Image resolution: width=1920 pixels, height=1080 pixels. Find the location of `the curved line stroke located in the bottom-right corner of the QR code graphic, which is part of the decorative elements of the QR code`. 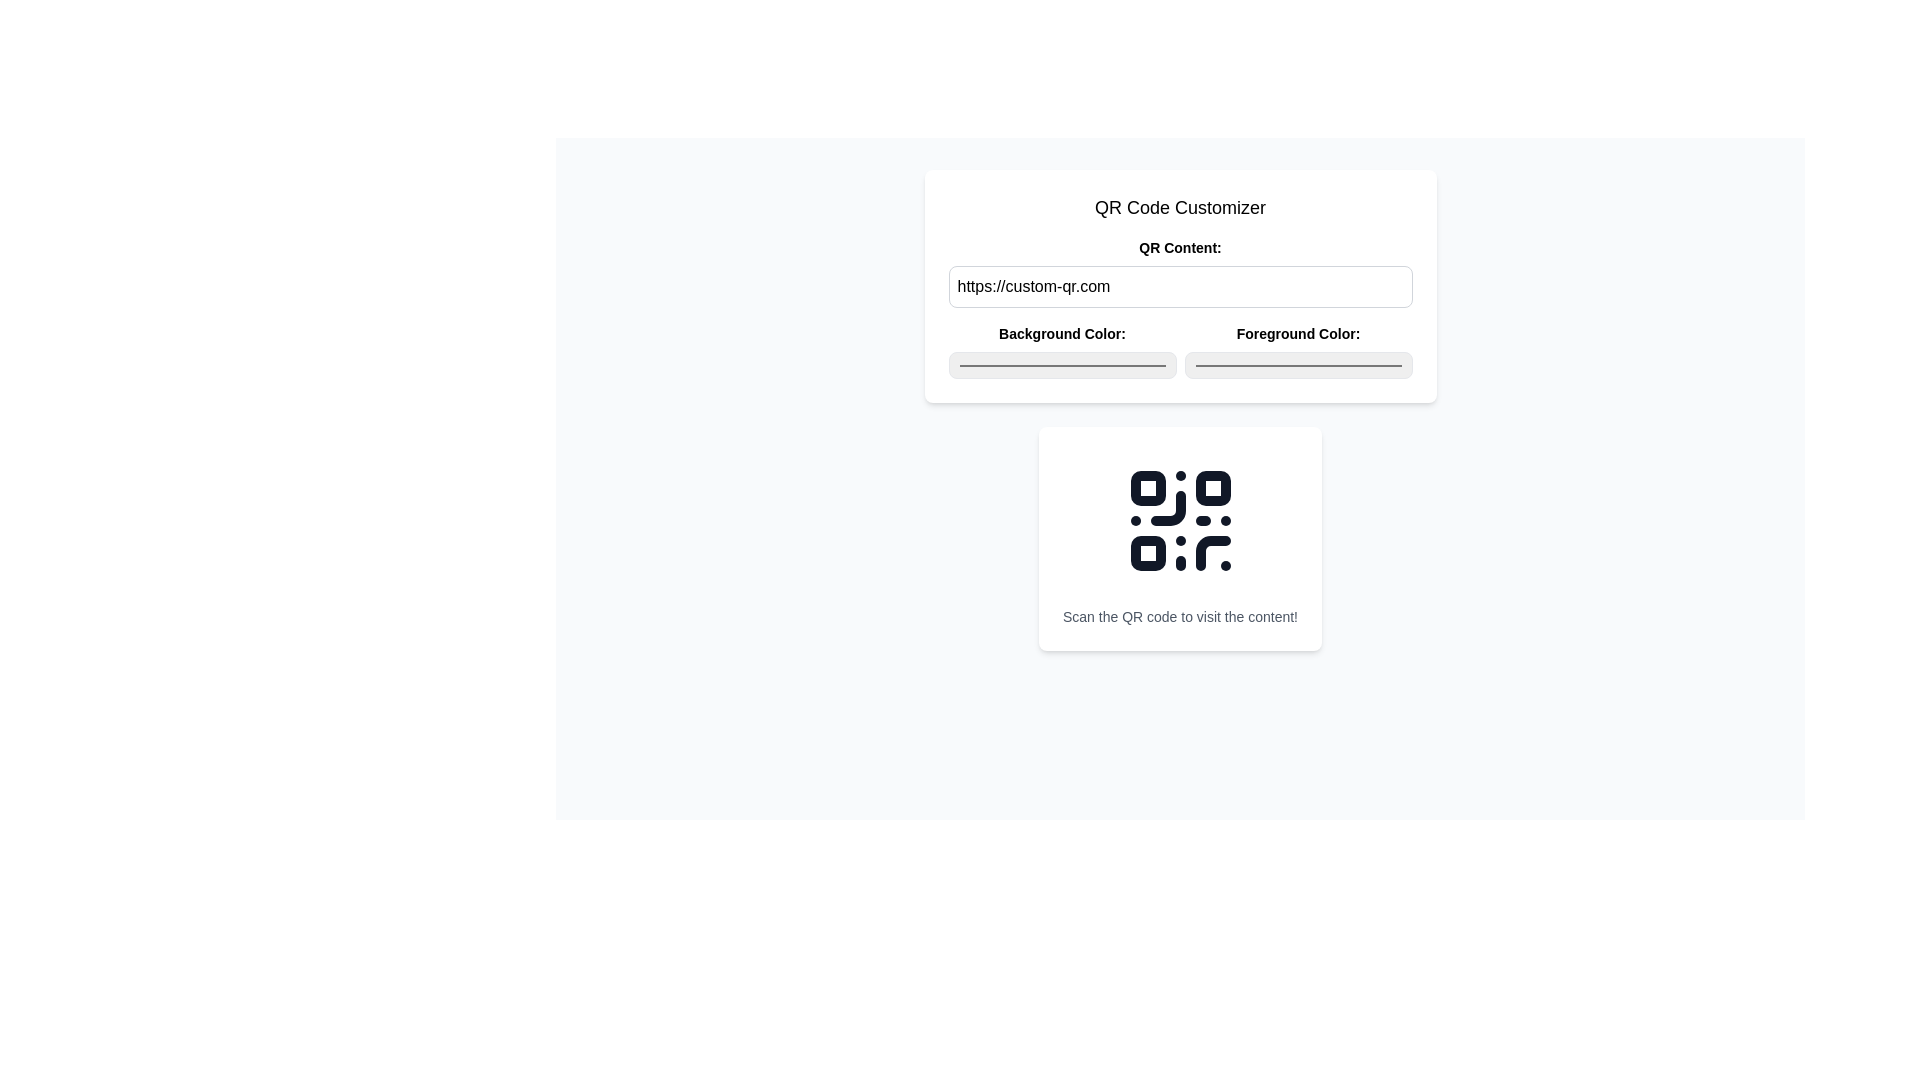

the curved line stroke located in the bottom-right corner of the QR code graphic, which is part of the decorative elements of the QR code is located at coordinates (1212, 552).